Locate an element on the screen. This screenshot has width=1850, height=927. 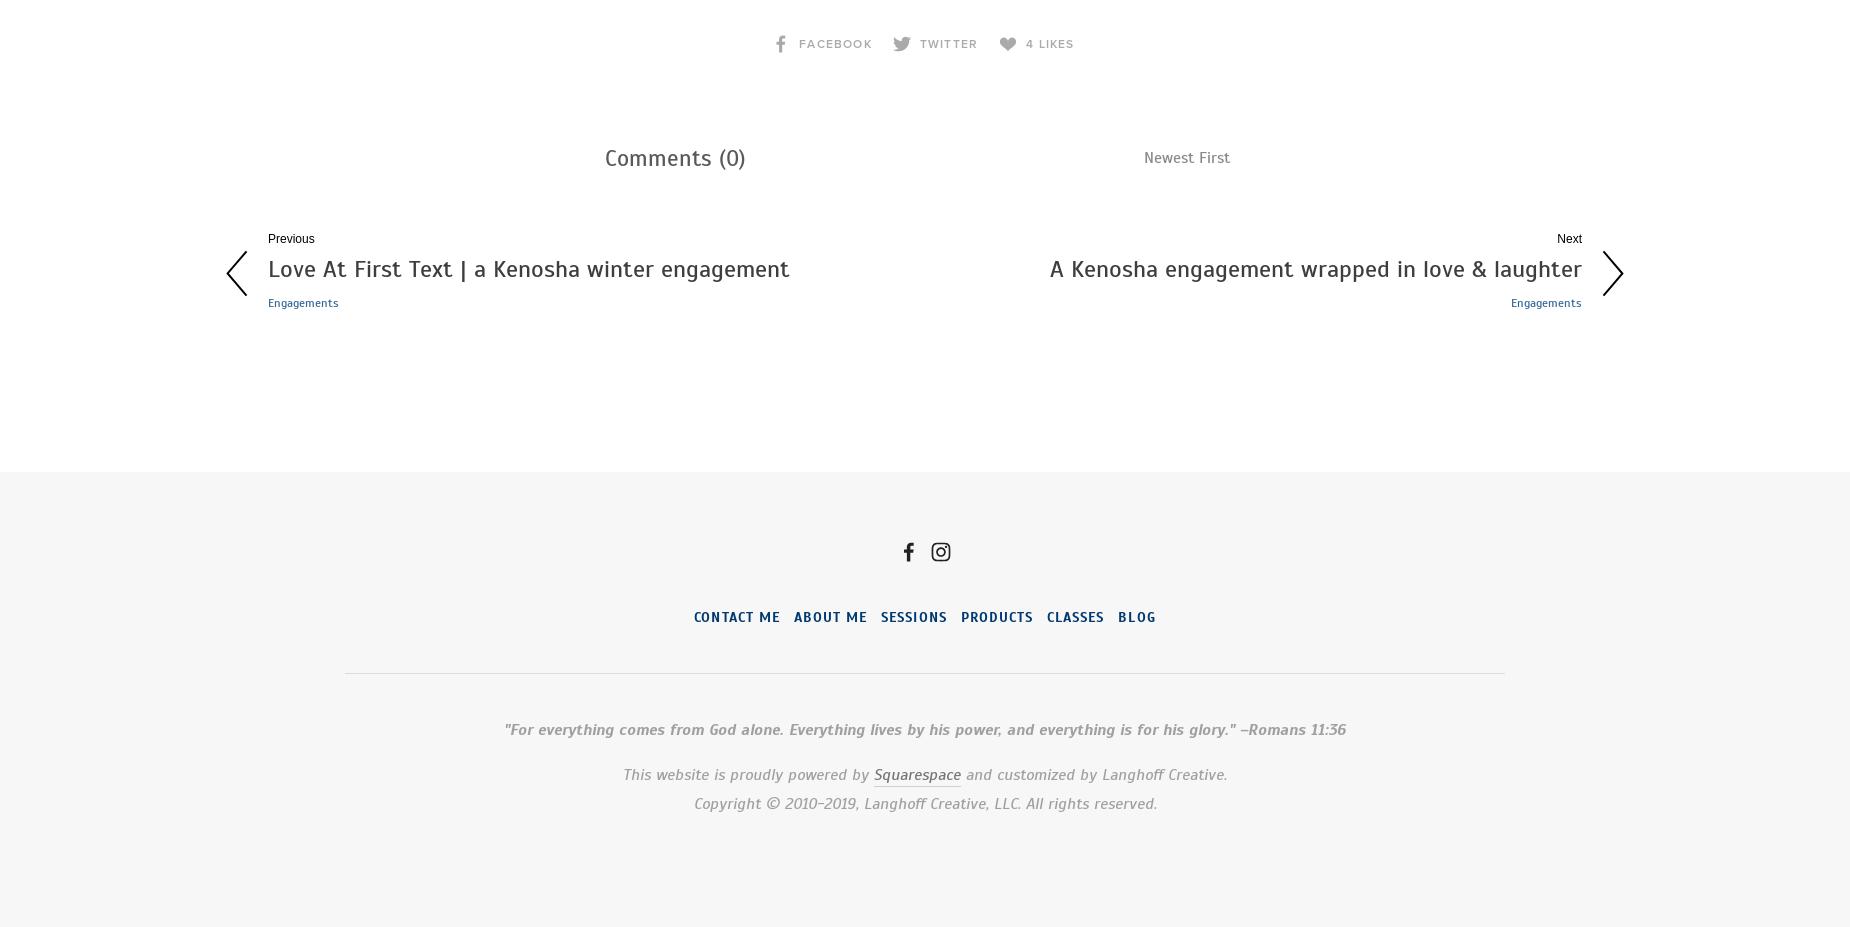
'Next' is located at coordinates (1569, 237).